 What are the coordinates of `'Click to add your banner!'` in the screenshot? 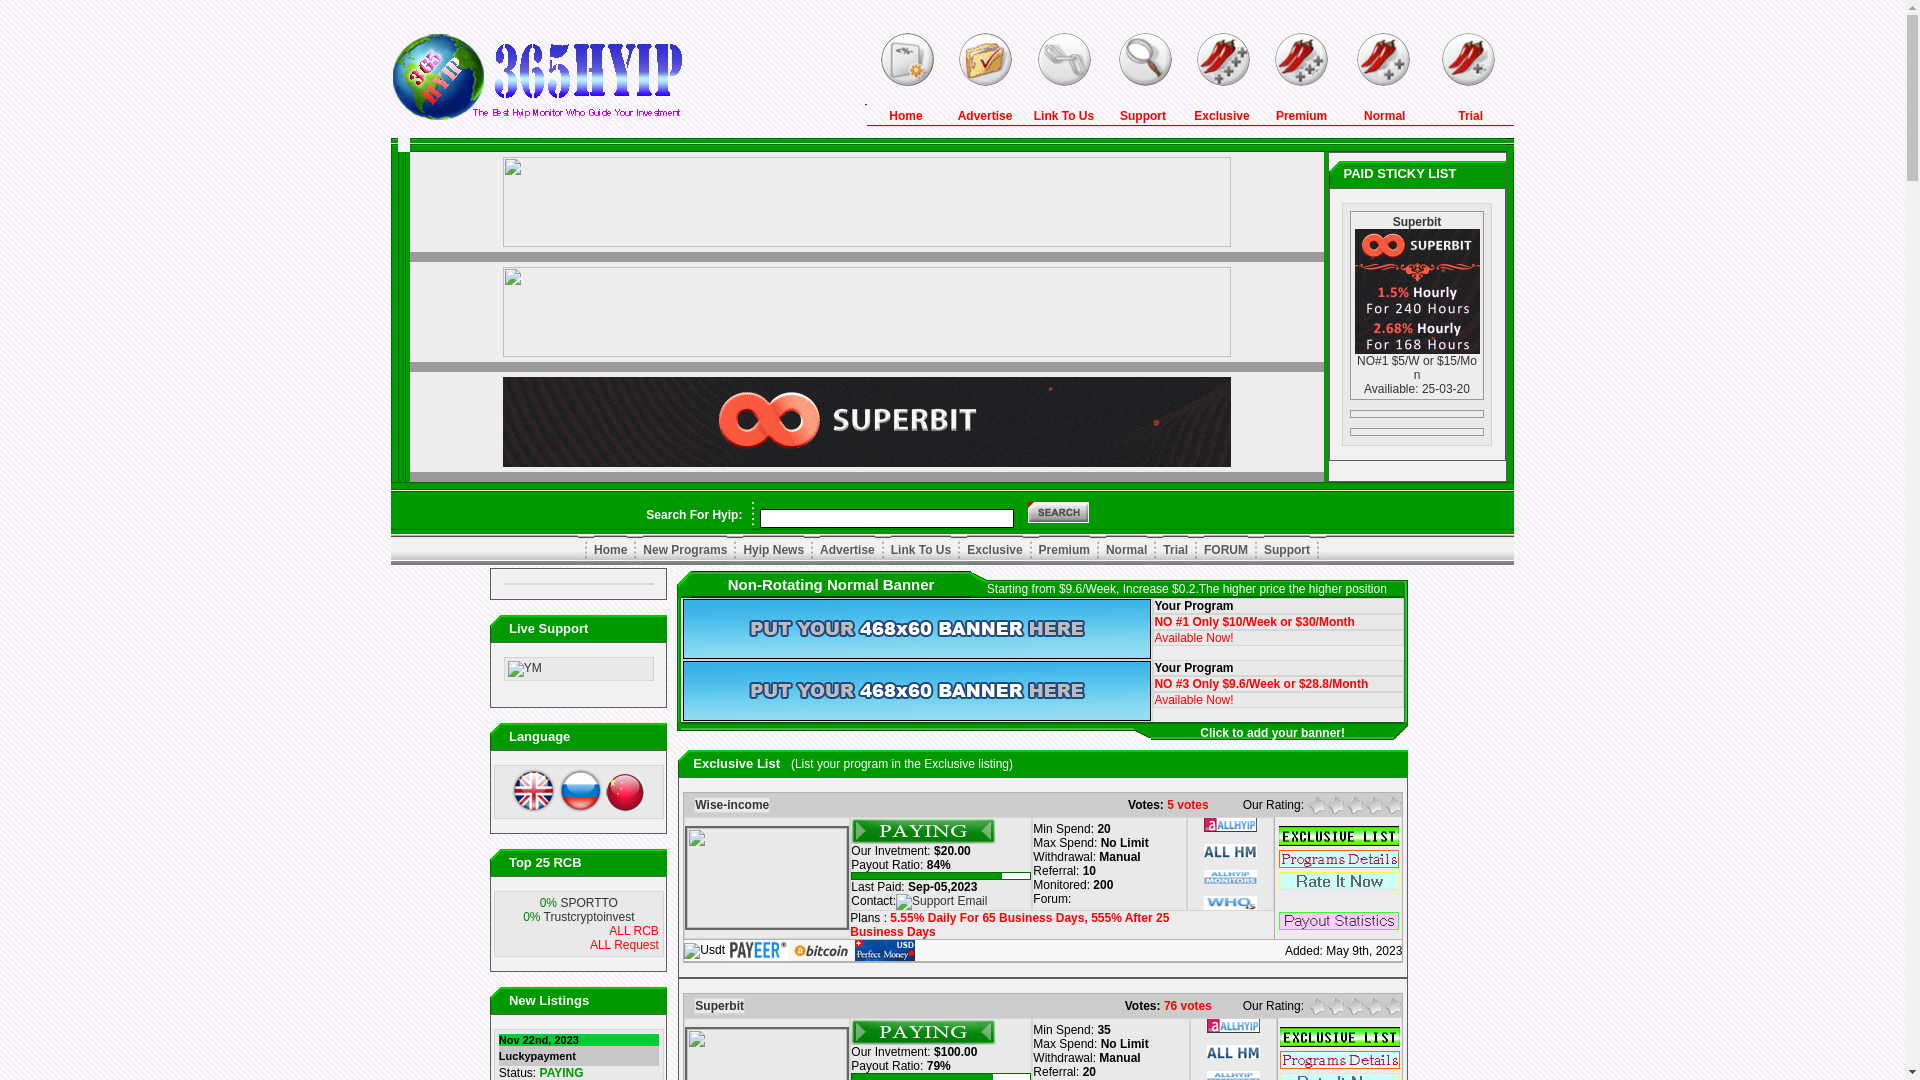 It's located at (1271, 732).